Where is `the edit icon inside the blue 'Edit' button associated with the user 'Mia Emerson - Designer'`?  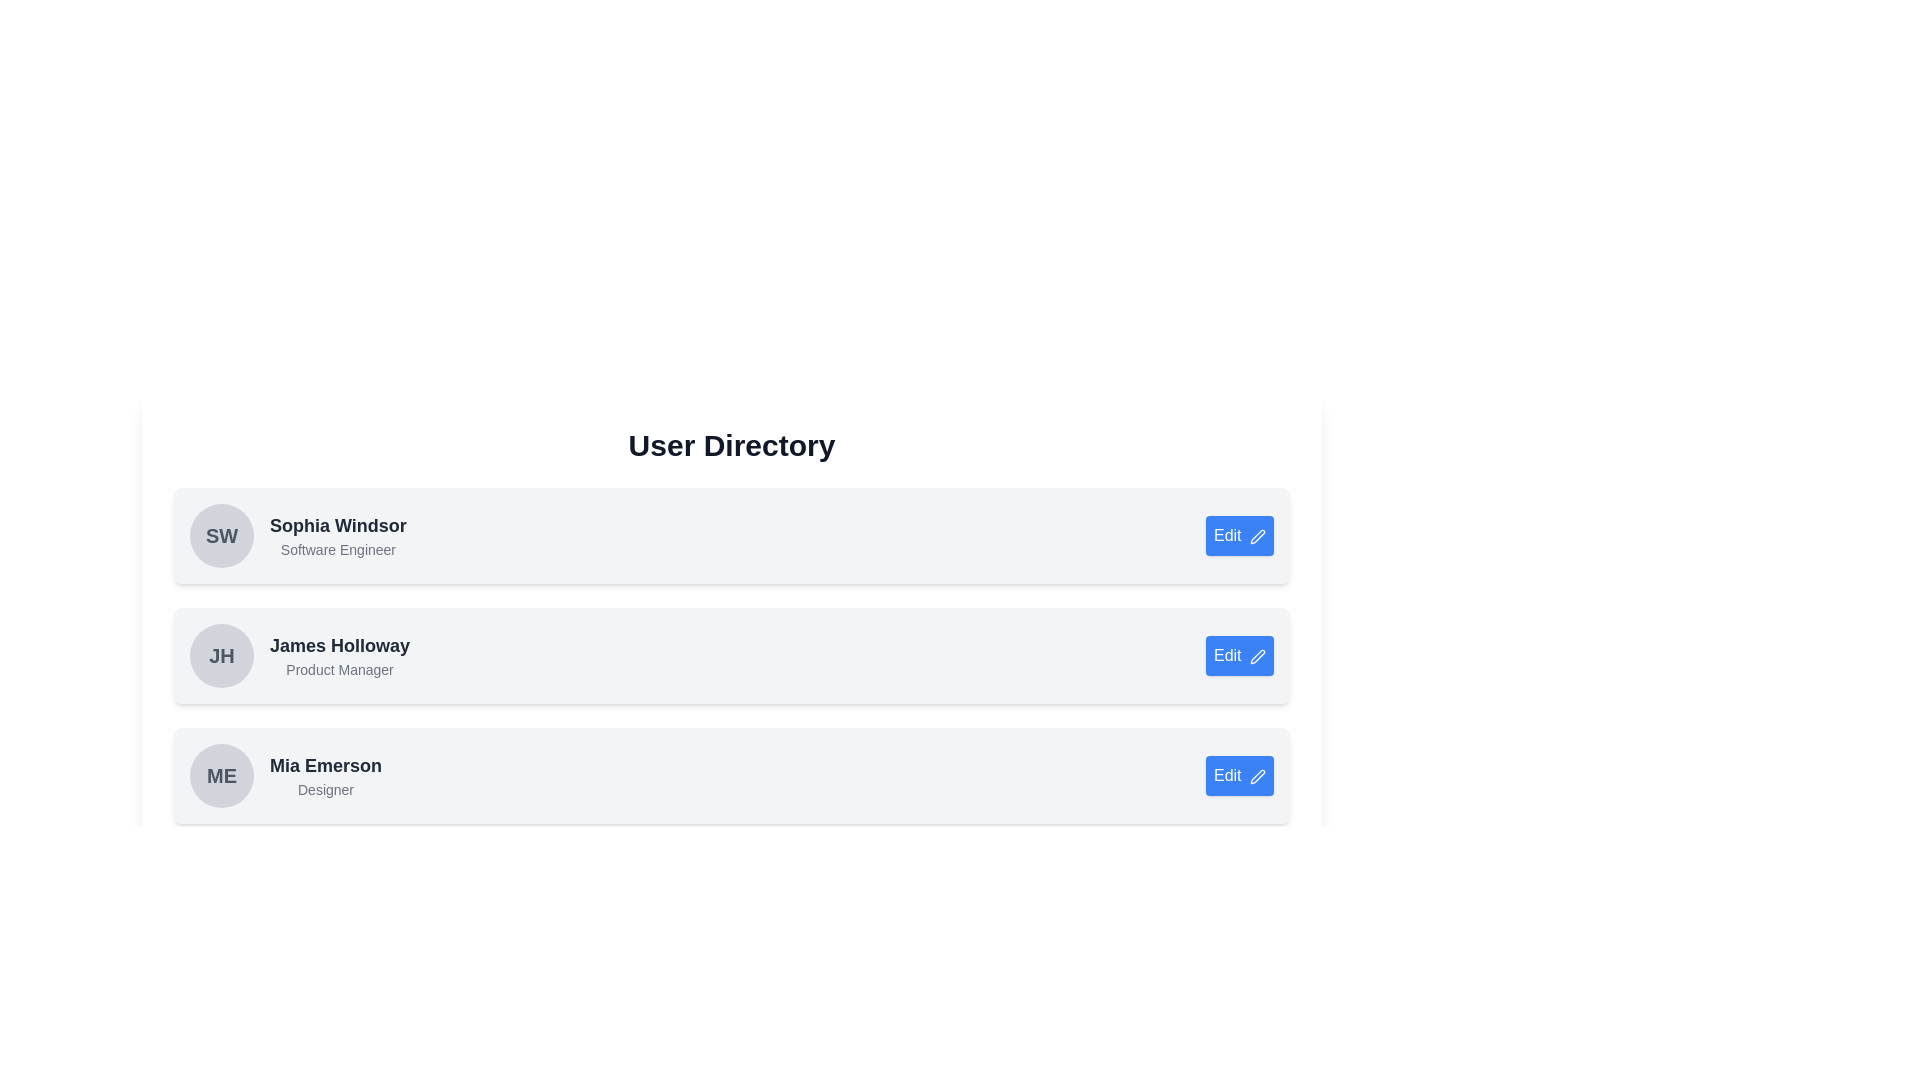
the edit icon inside the blue 'Edit' button associated with the user 'Mia Emerson - Designer' is located at coordinates (1256, 774).